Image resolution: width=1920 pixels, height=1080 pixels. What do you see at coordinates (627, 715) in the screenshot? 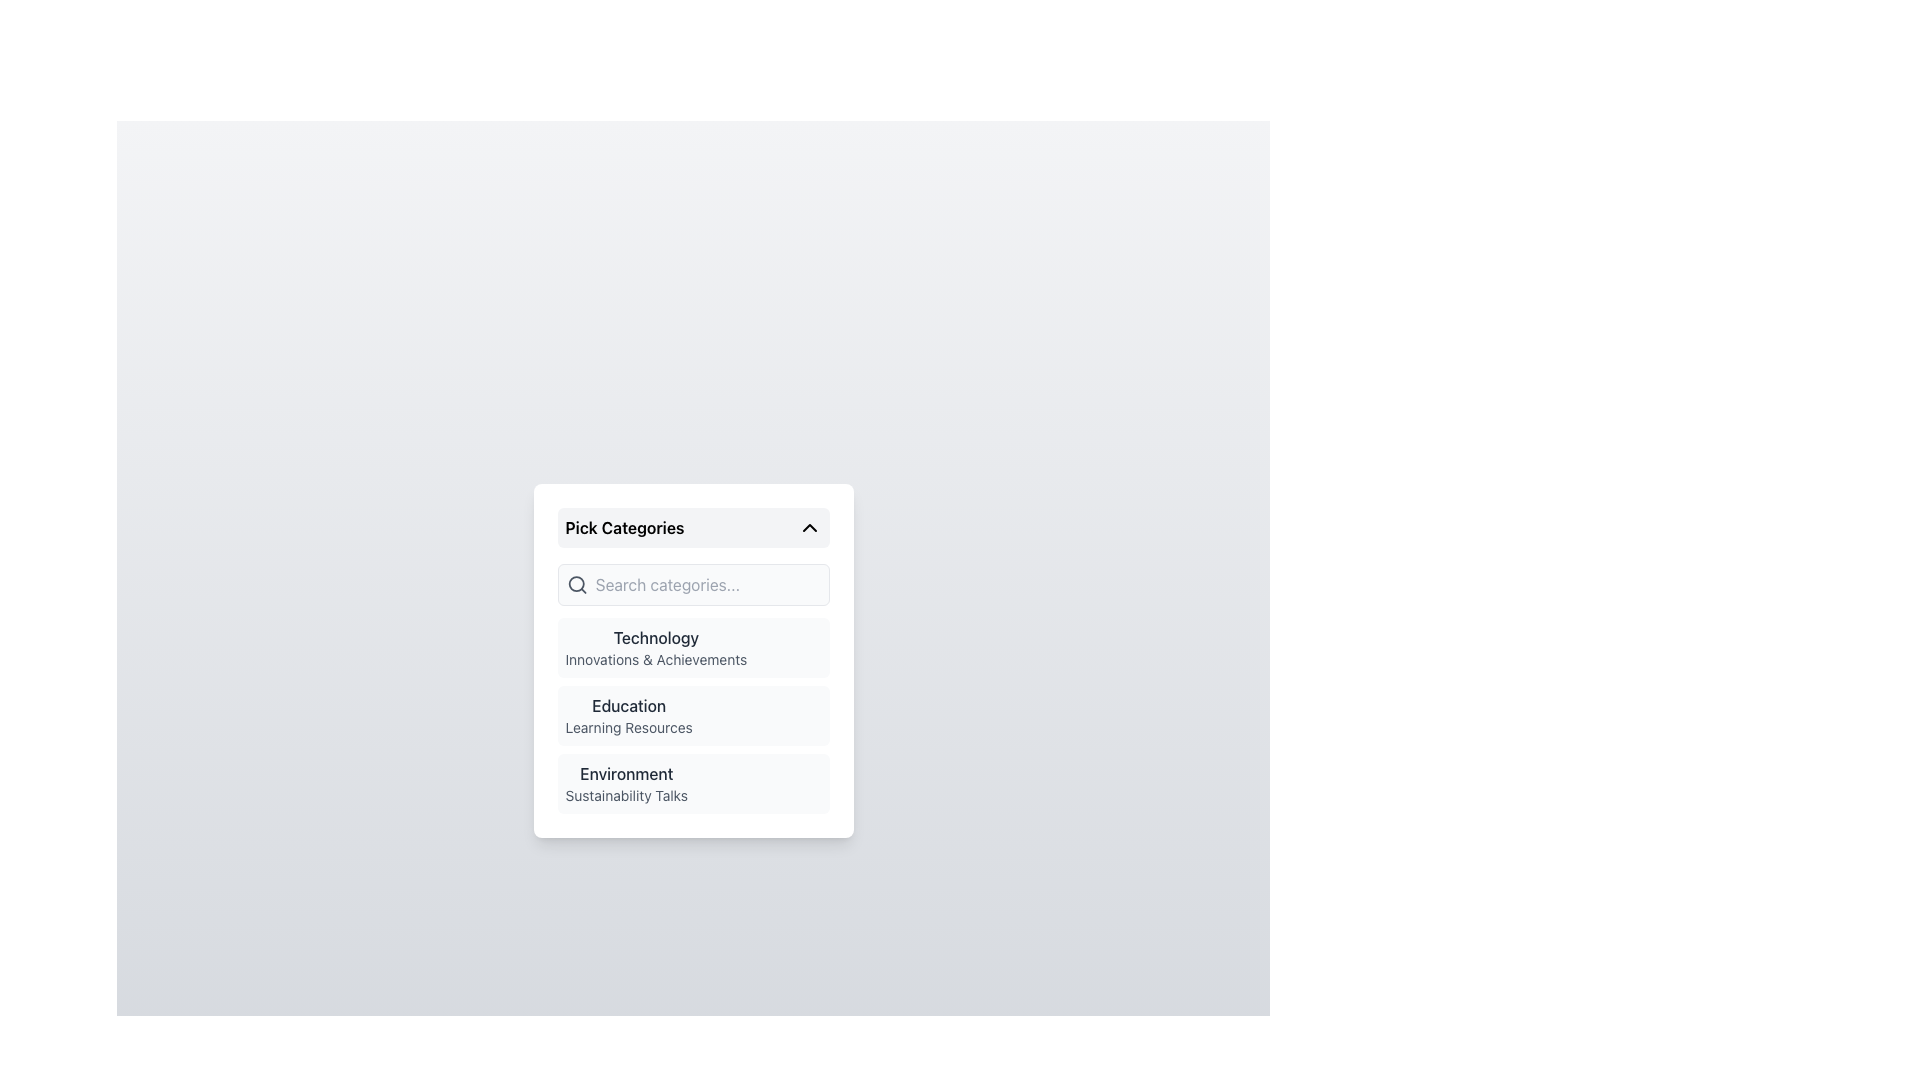
I see `the second selectable card labeled 'Education' in the 'Pick Categories' section` at bounding box center [627, 715].